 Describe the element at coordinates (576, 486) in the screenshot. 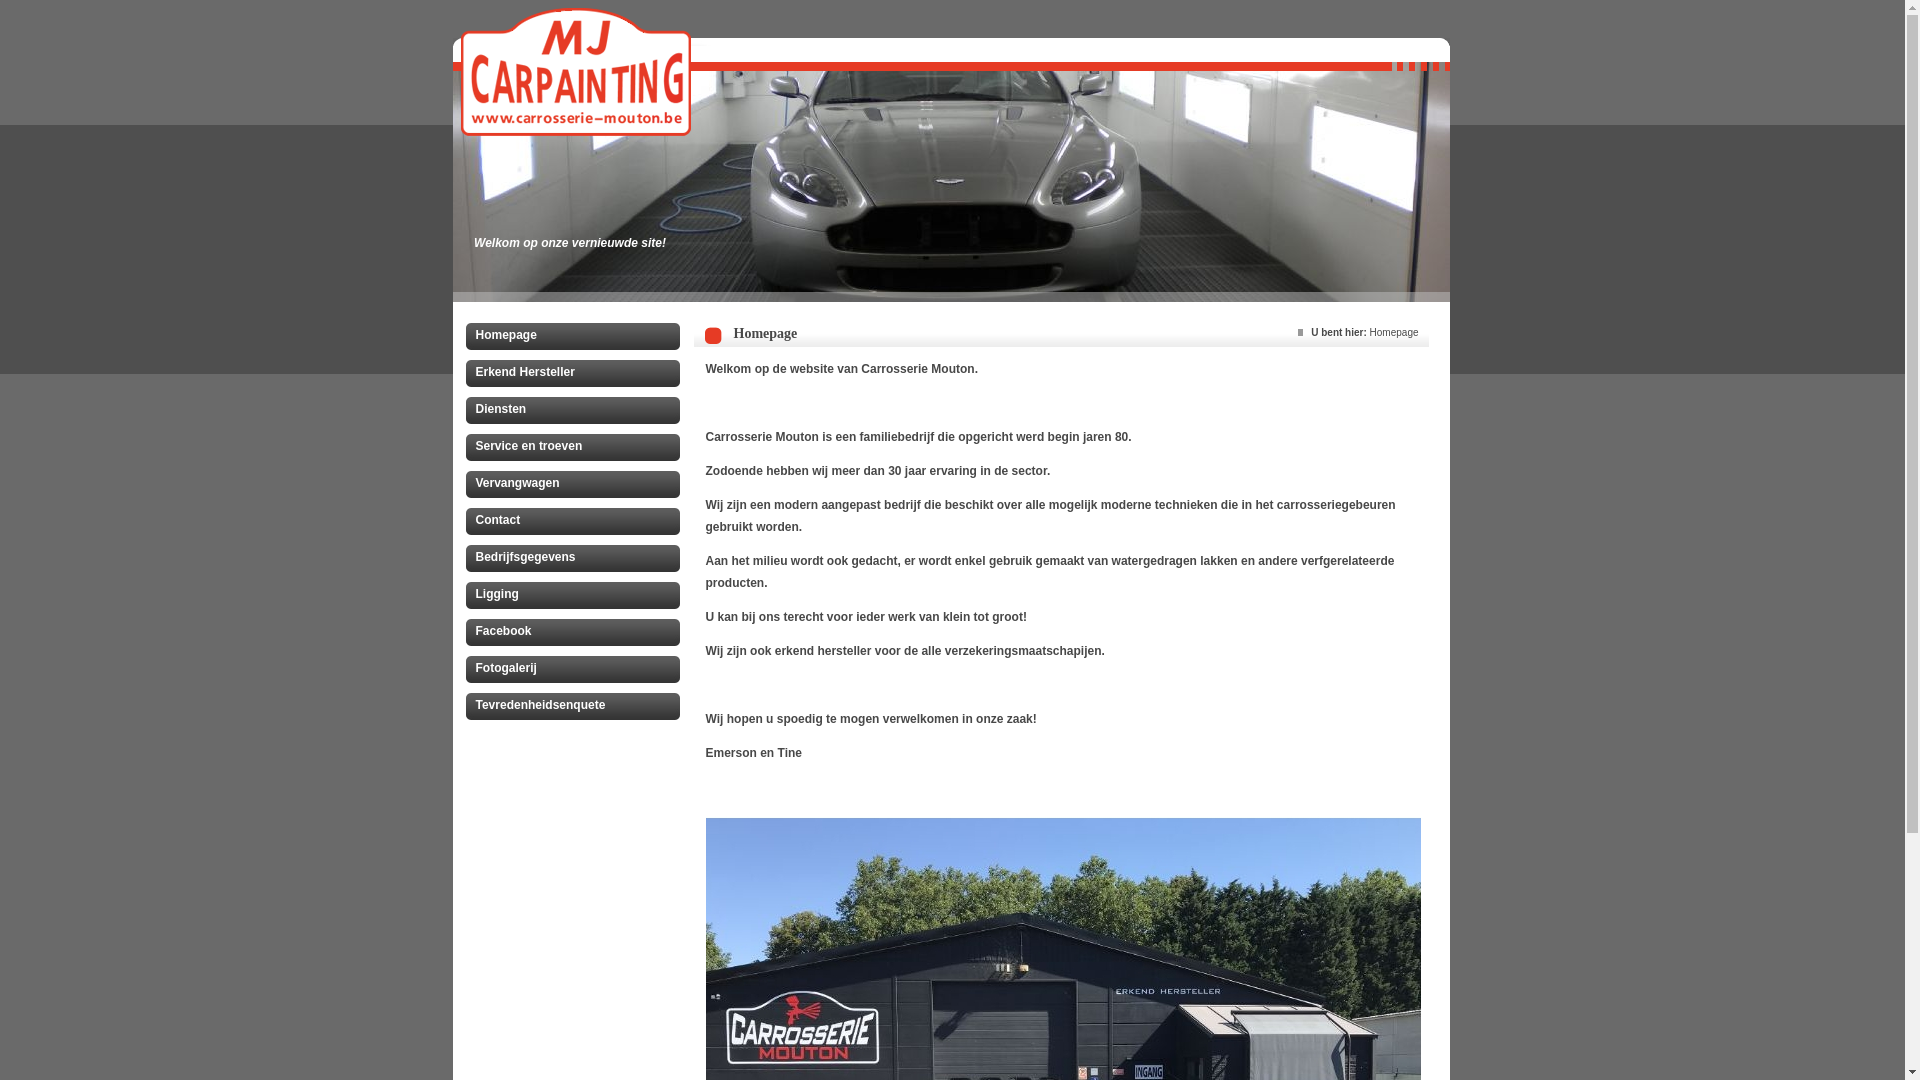

I see `'Vervangwagen'` at that location.